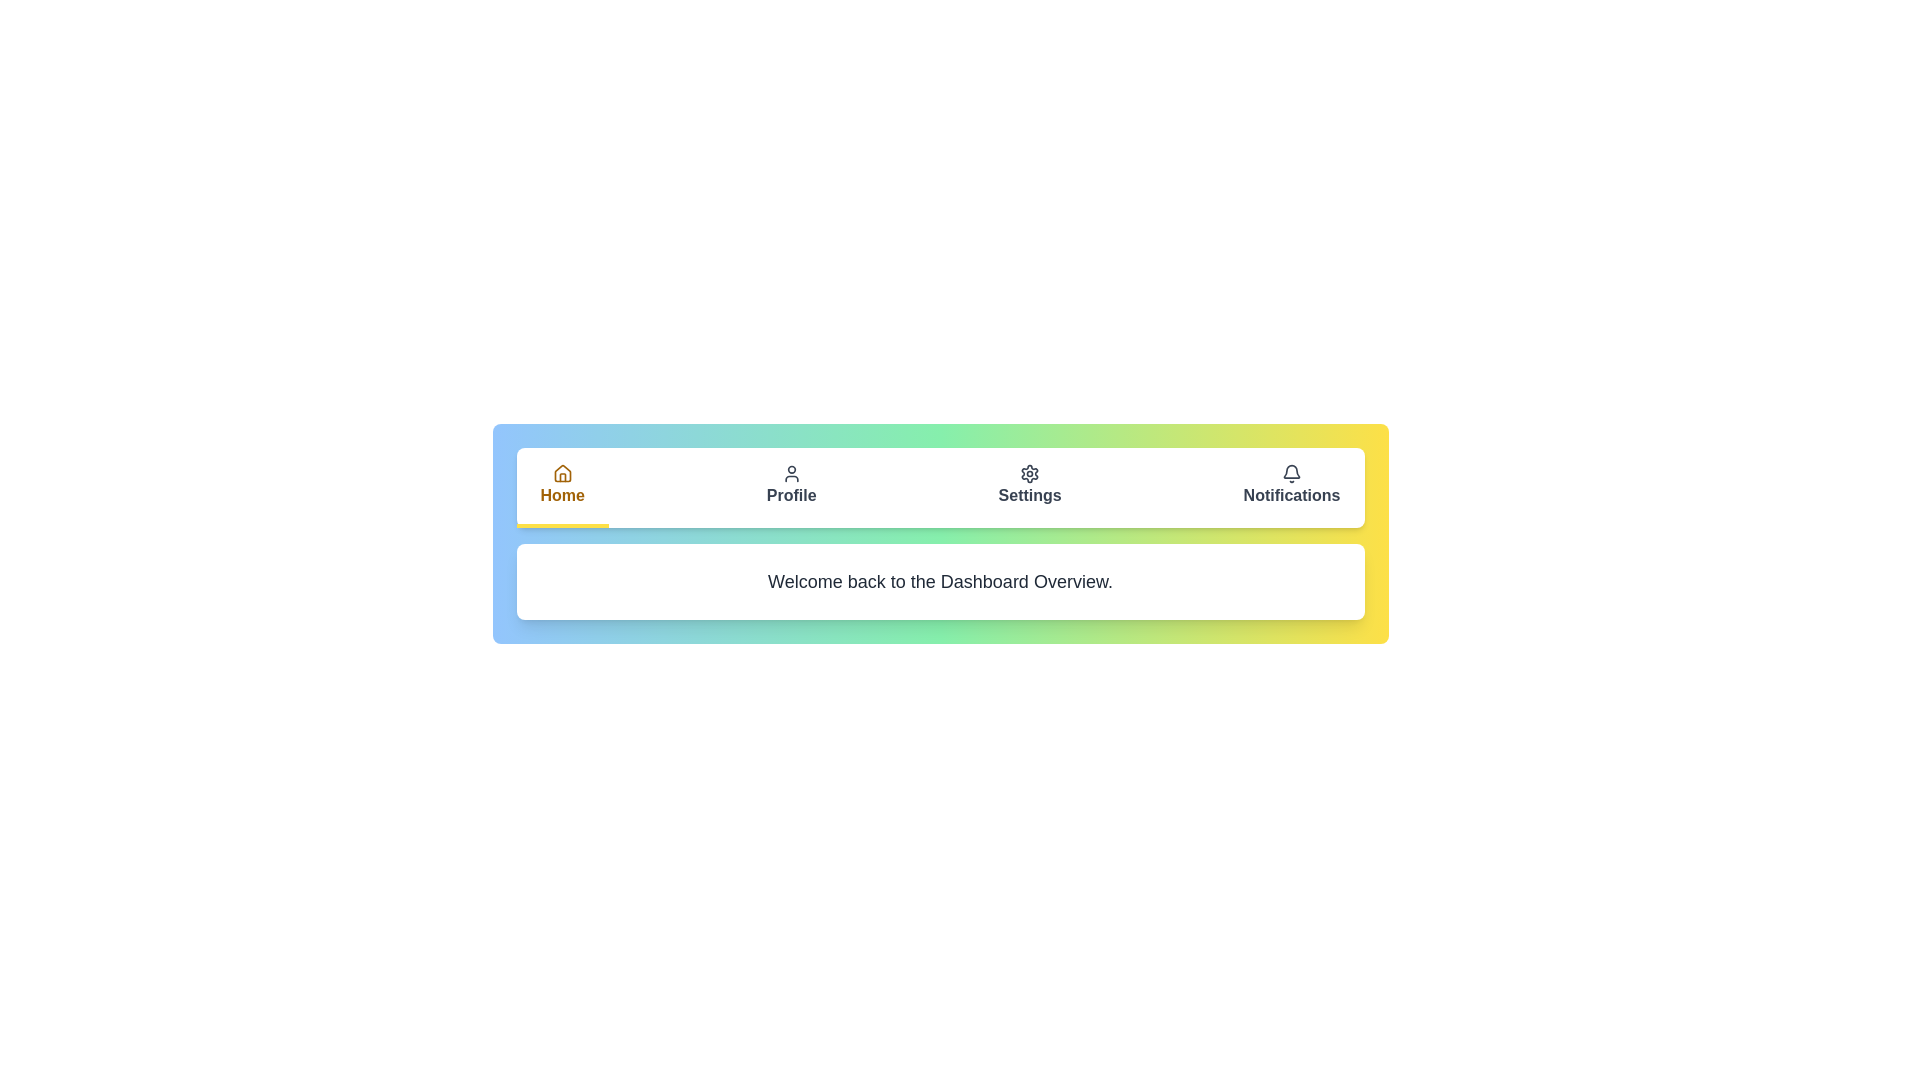  I want to click on the 'Notifications' text label in the navigation bar, so click(1291, 495).